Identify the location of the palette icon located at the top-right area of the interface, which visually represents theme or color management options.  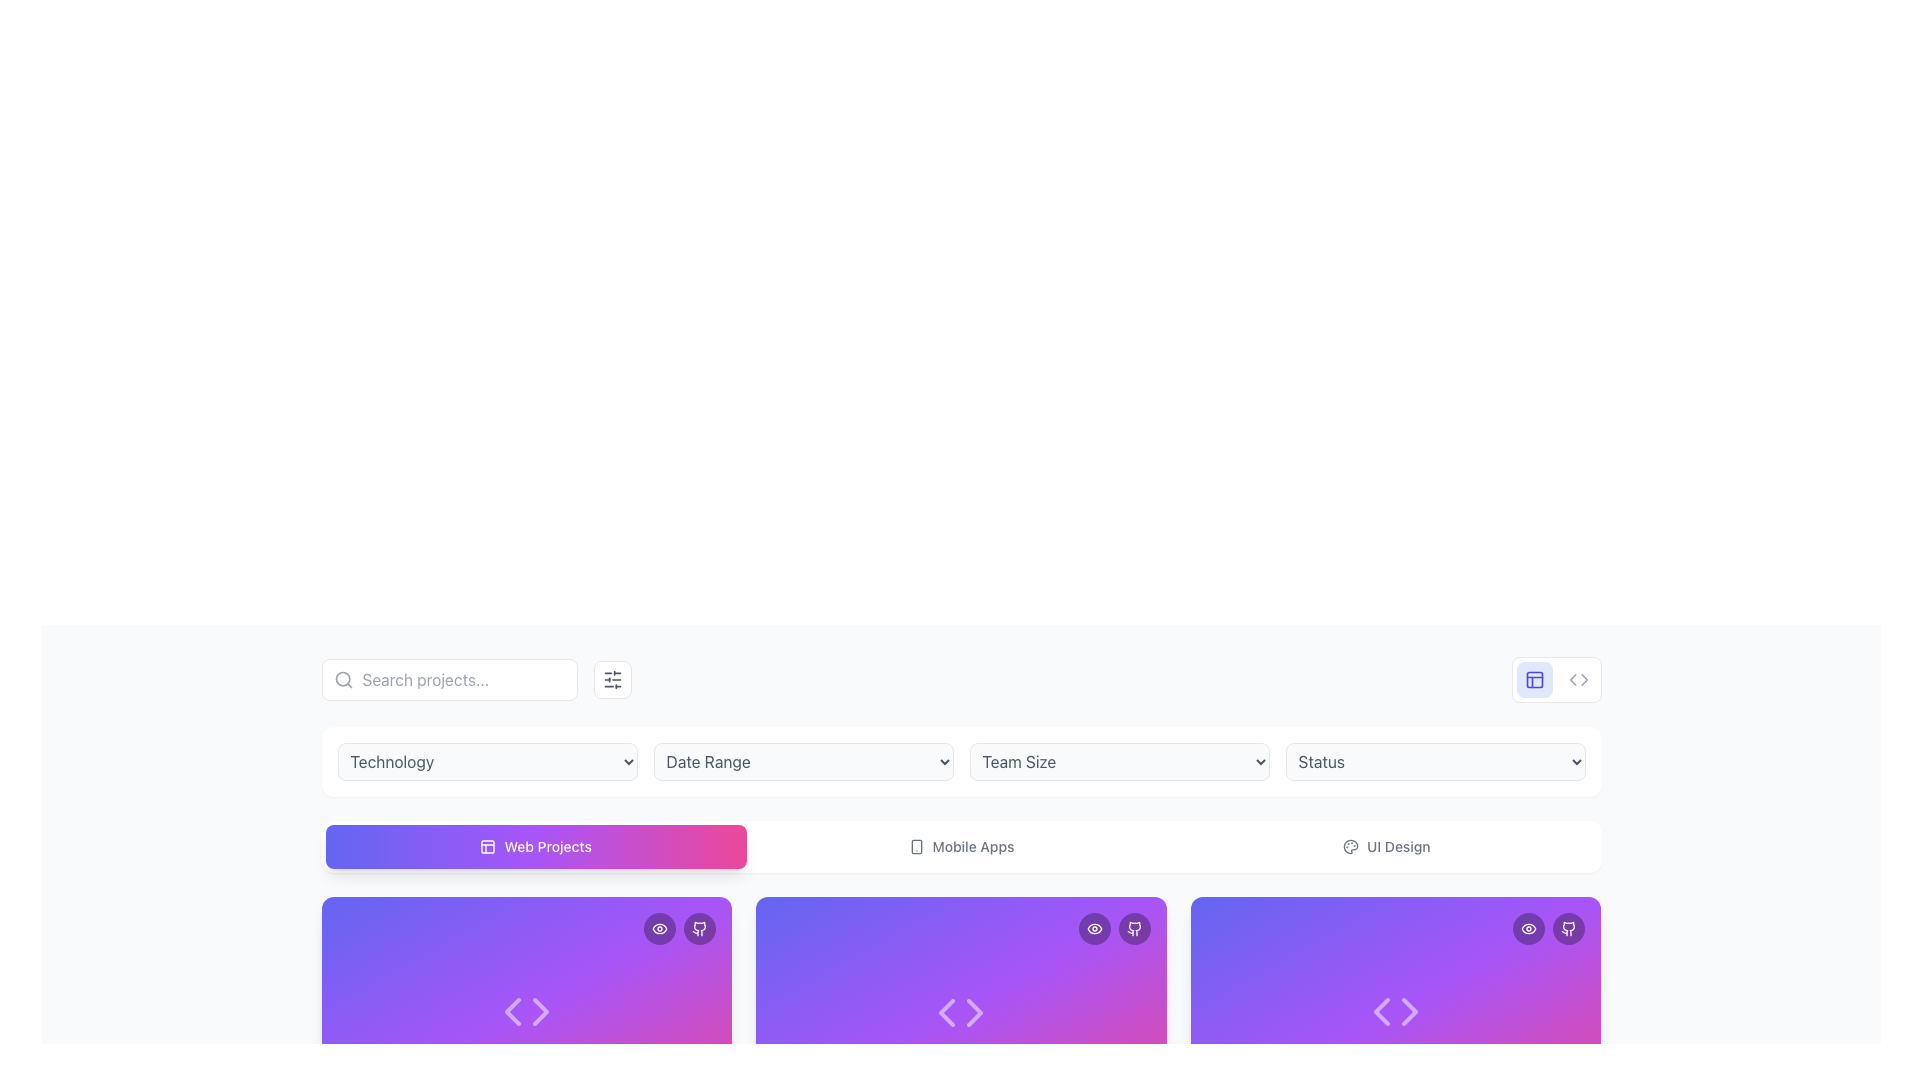
(1351, 847).